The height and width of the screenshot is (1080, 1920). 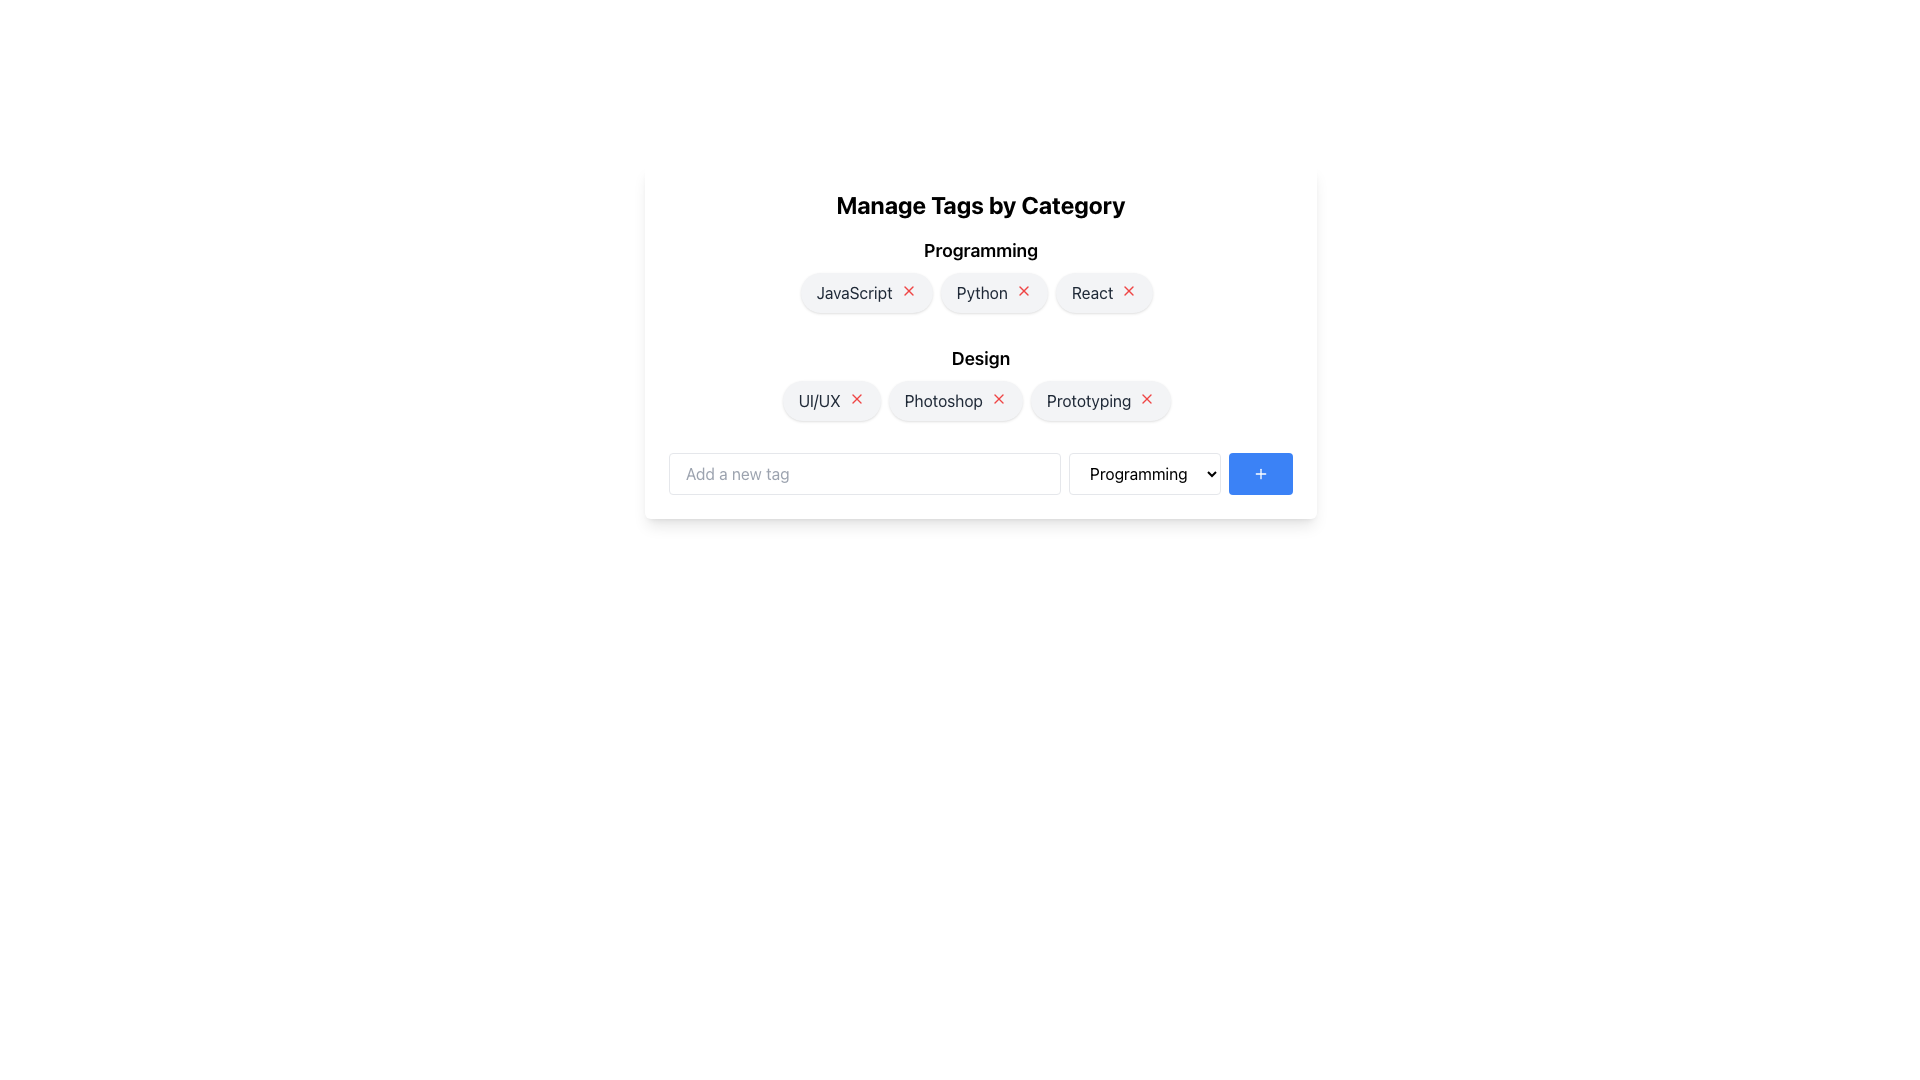 I want to click on the red 'X' icon button located at the right end of the 'JavaScript' tag, so click(x=907, y=290).